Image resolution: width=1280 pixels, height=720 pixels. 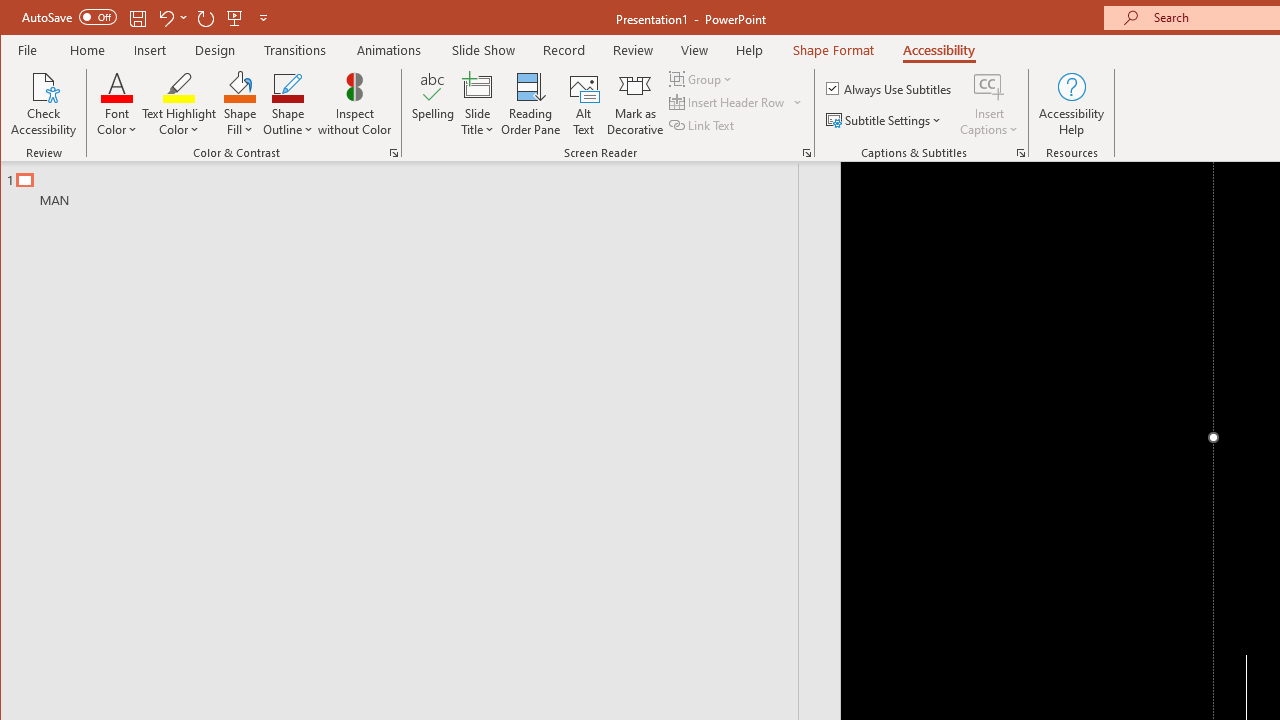 What do you see at coordinates (477, 85) in the screenshot?
I see `'Slide Title'` at bounding box center [477, 85].